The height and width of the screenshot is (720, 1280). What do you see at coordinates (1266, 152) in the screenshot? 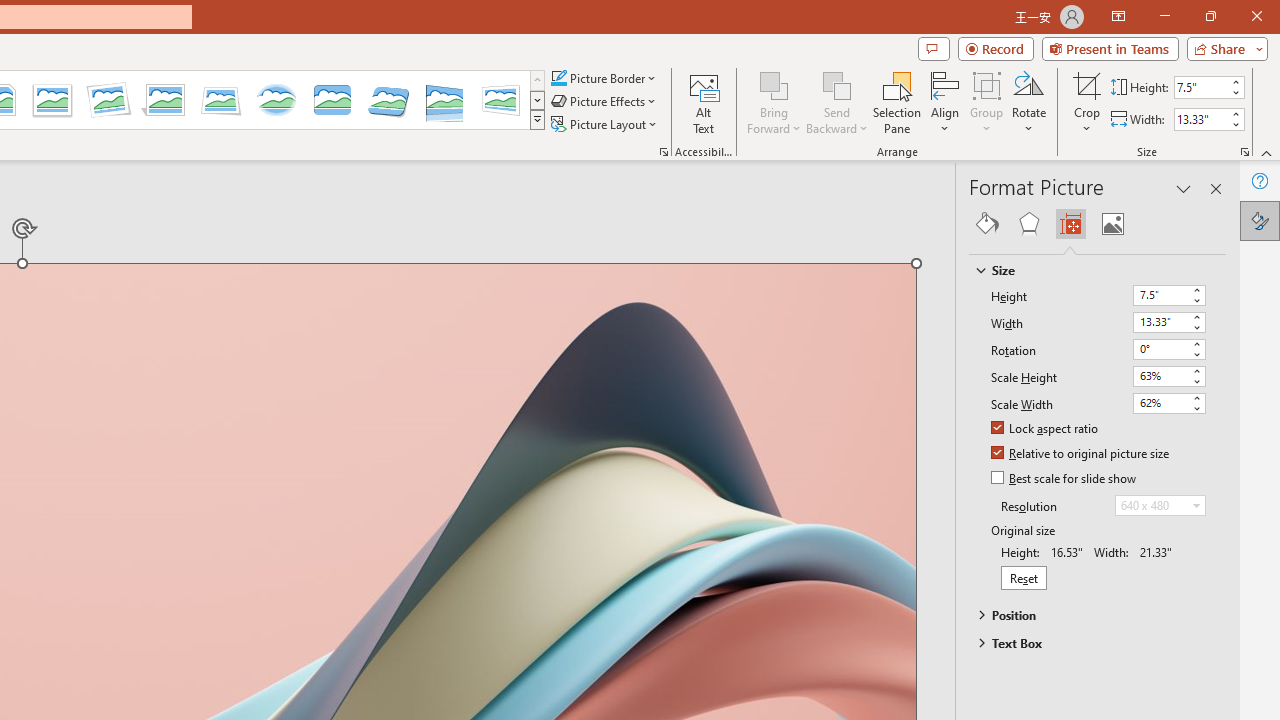
I see `'Collapse the Ribbon'` at bounding box center [1266, 152].